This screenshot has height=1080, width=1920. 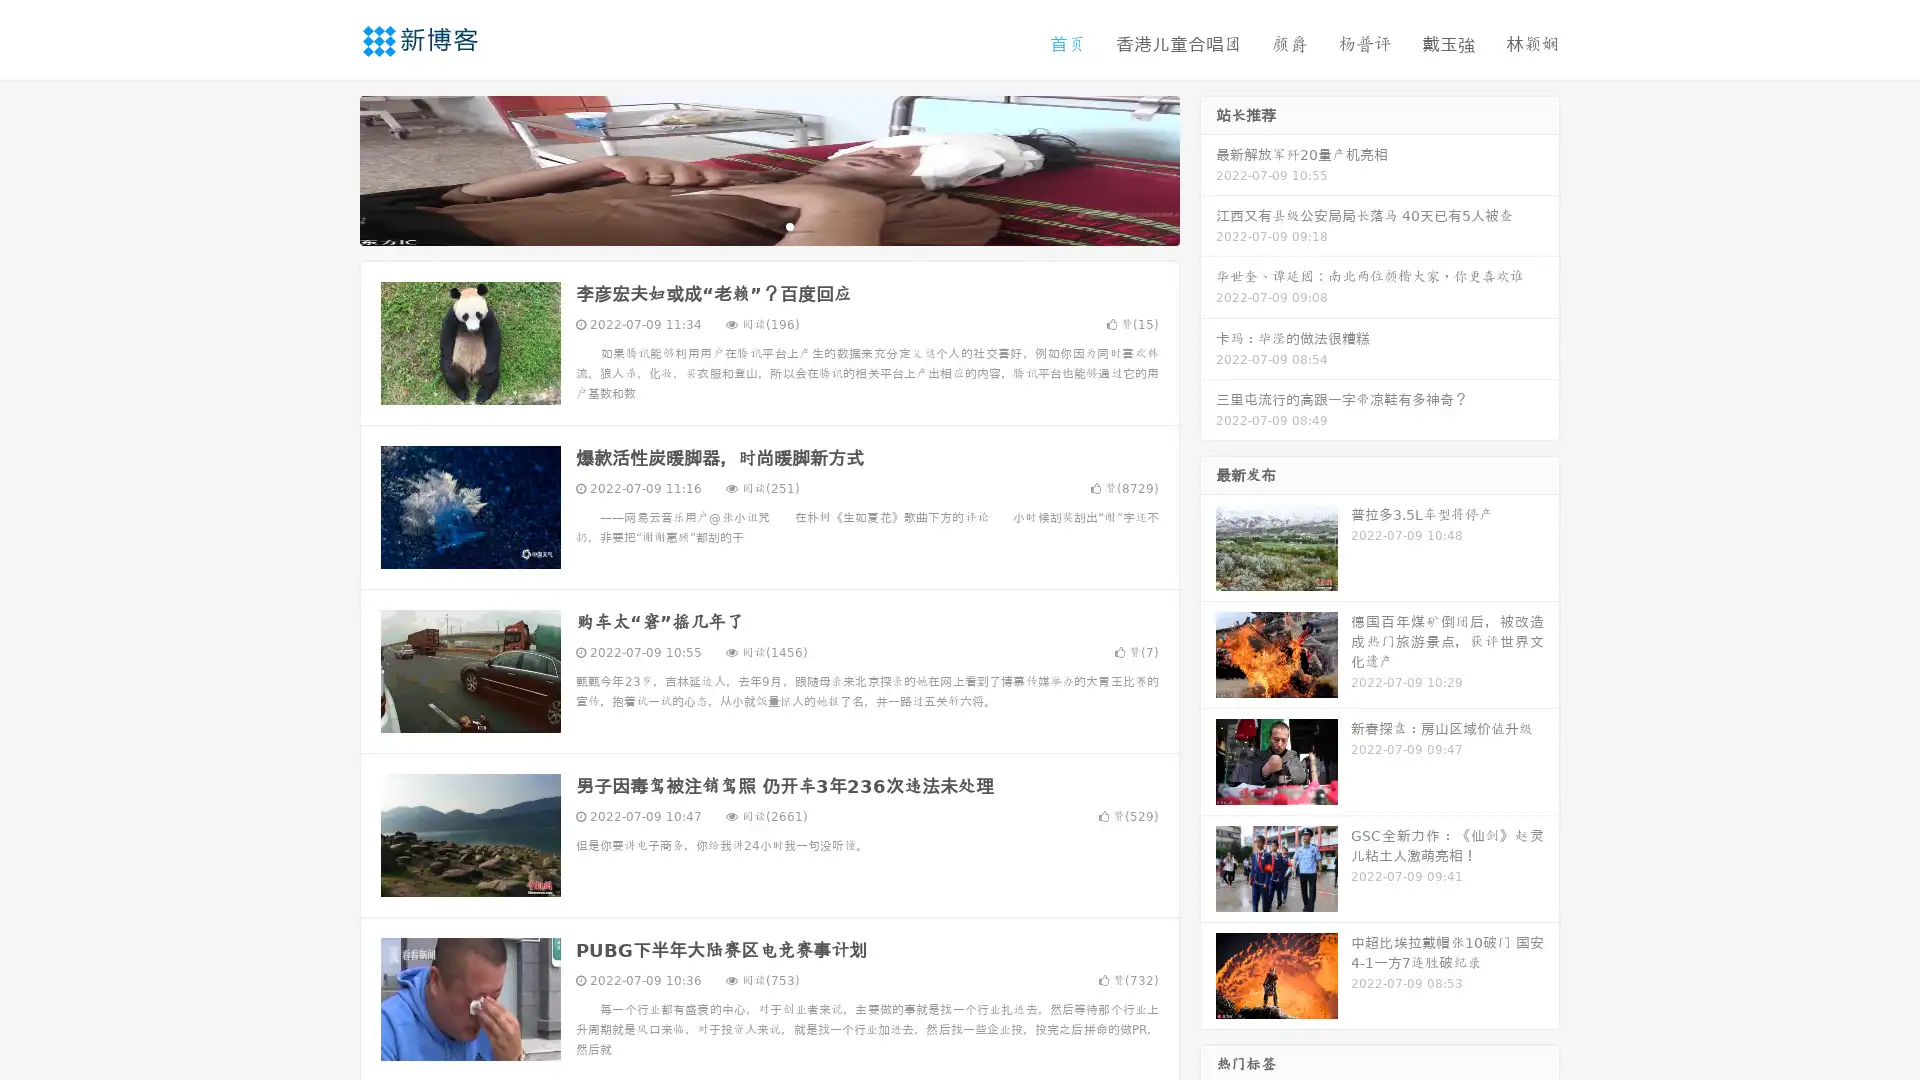 I want to click on Go to slide 1, so click(x=748, y=225).